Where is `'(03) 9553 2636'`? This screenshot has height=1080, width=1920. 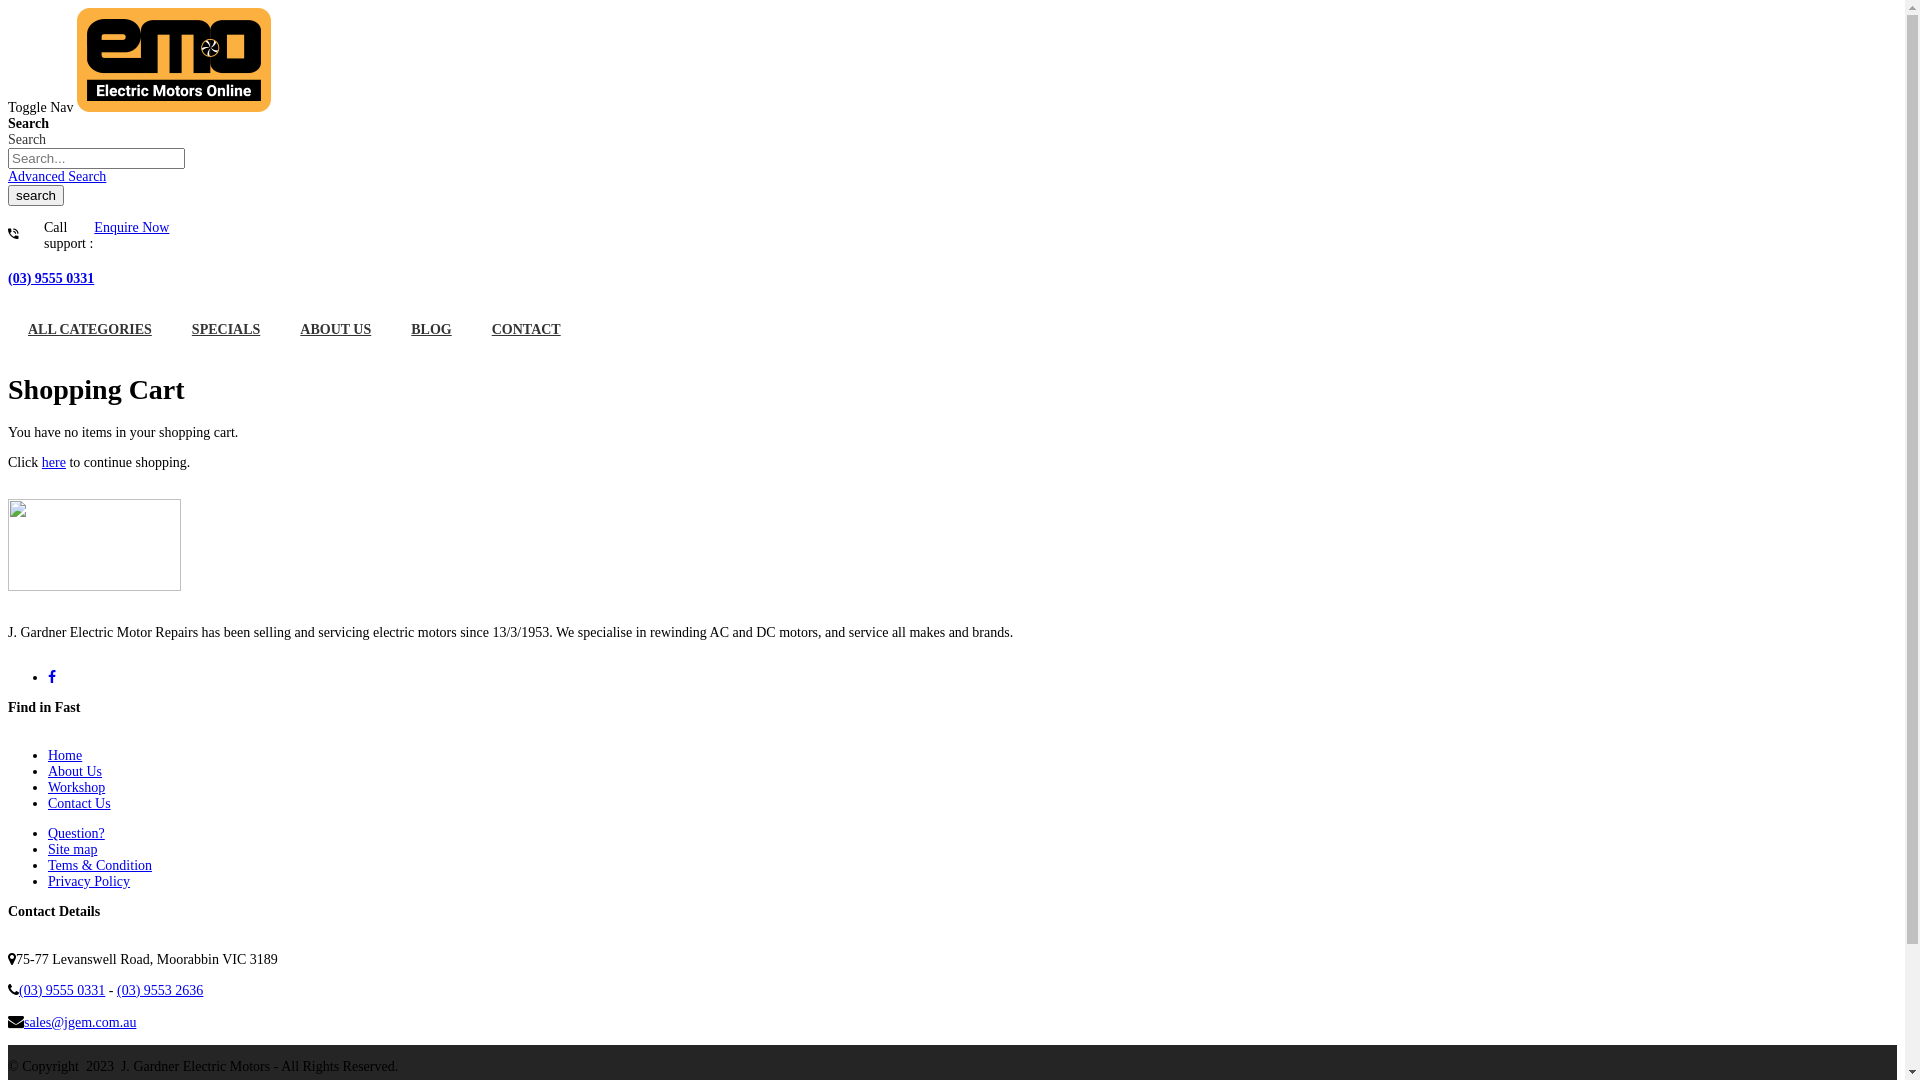 '(03) 9553 2636' is located at coordinates (158, 990).